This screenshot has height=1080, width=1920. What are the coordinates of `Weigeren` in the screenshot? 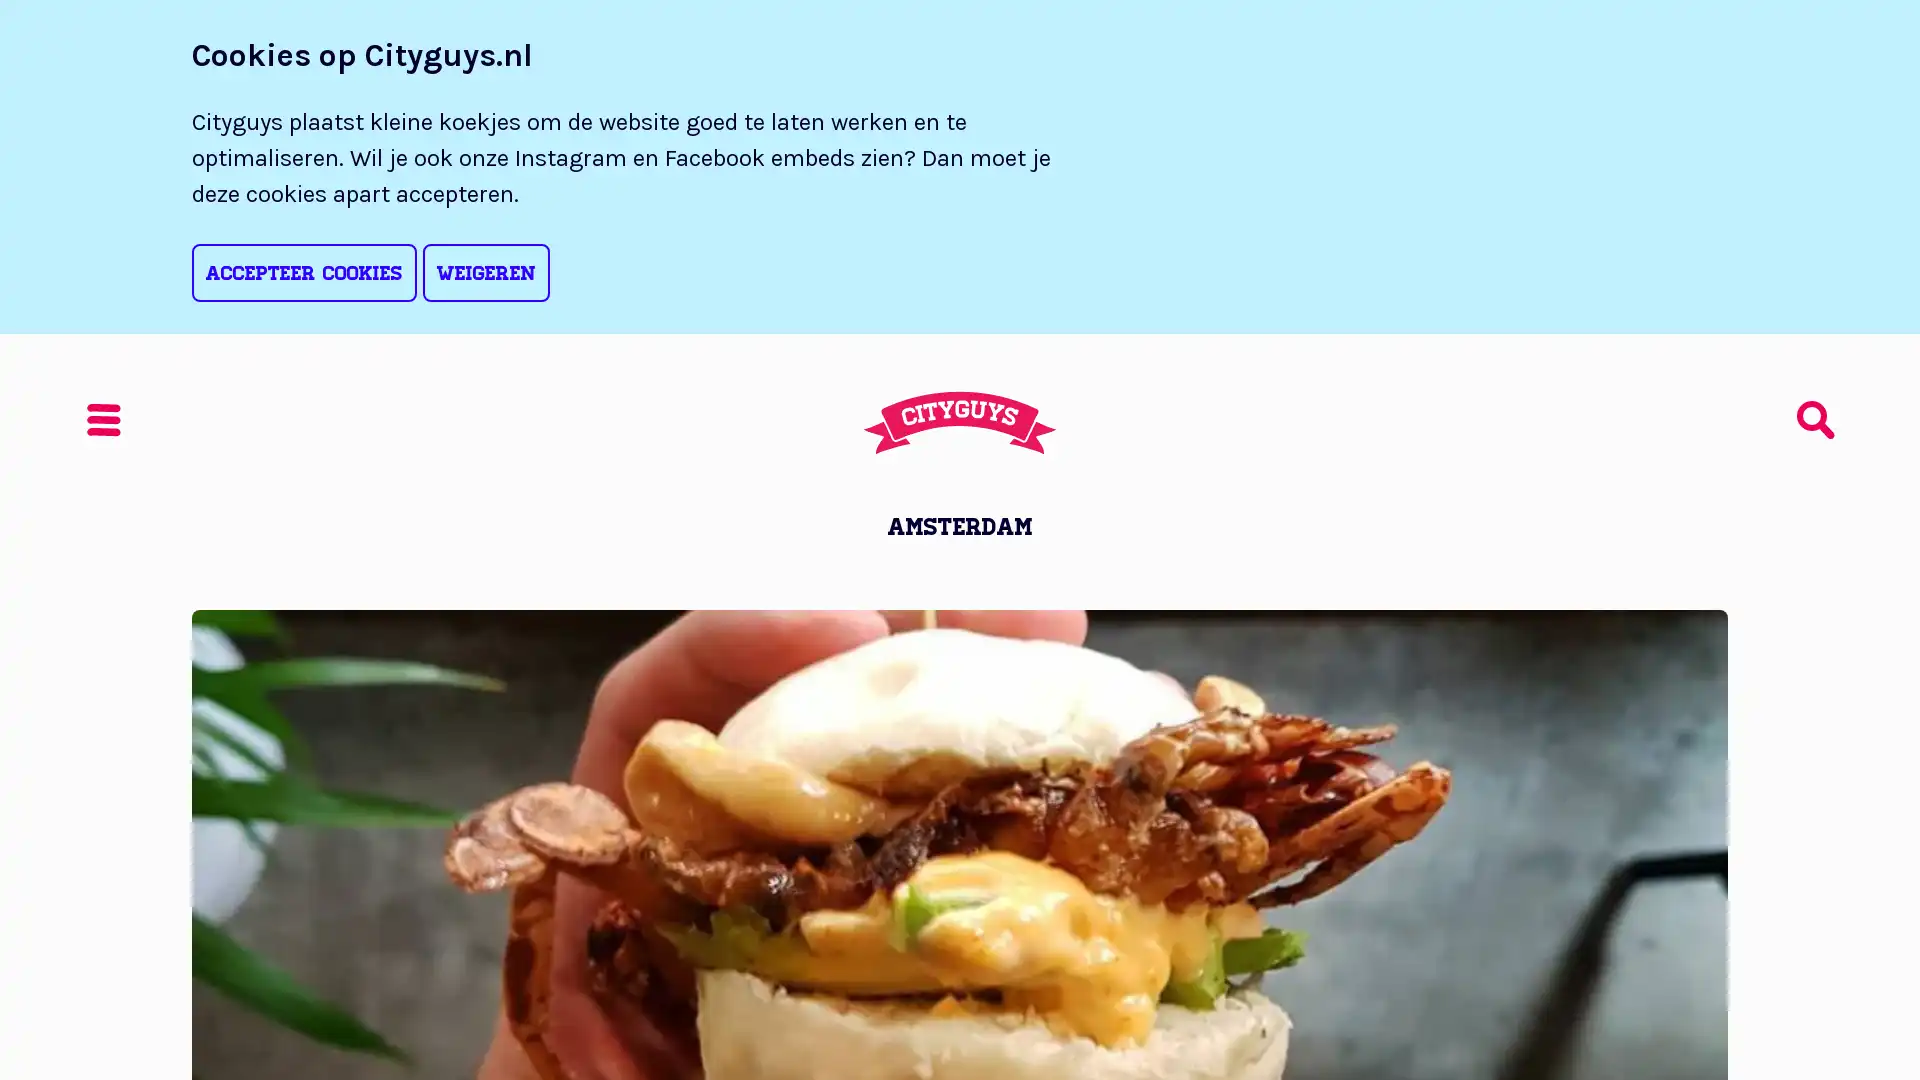 It's located at (486, 273).